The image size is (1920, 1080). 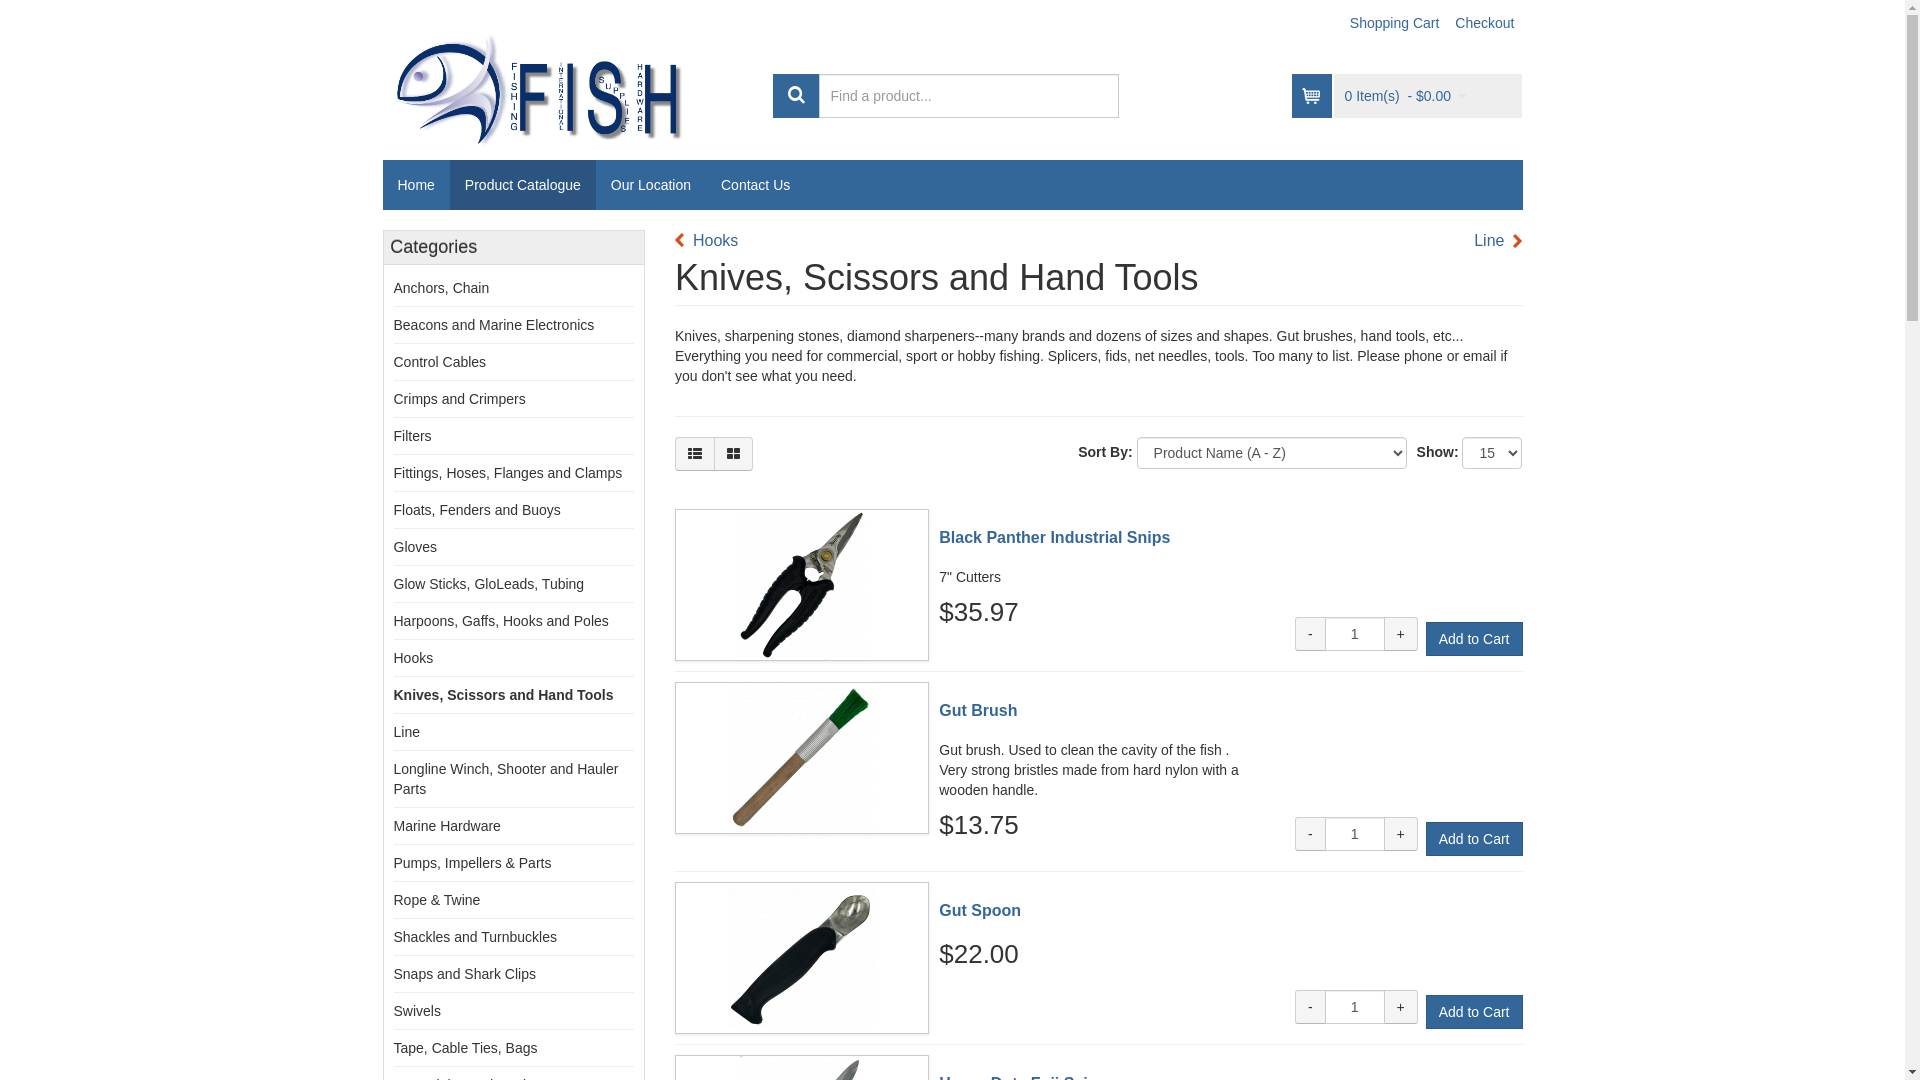 What do you see at coordinates (501, 620) in the screenshot?
I see `'Harpoons, Gaffs, Hooks and Poles'` at bounding box center [501, 620].